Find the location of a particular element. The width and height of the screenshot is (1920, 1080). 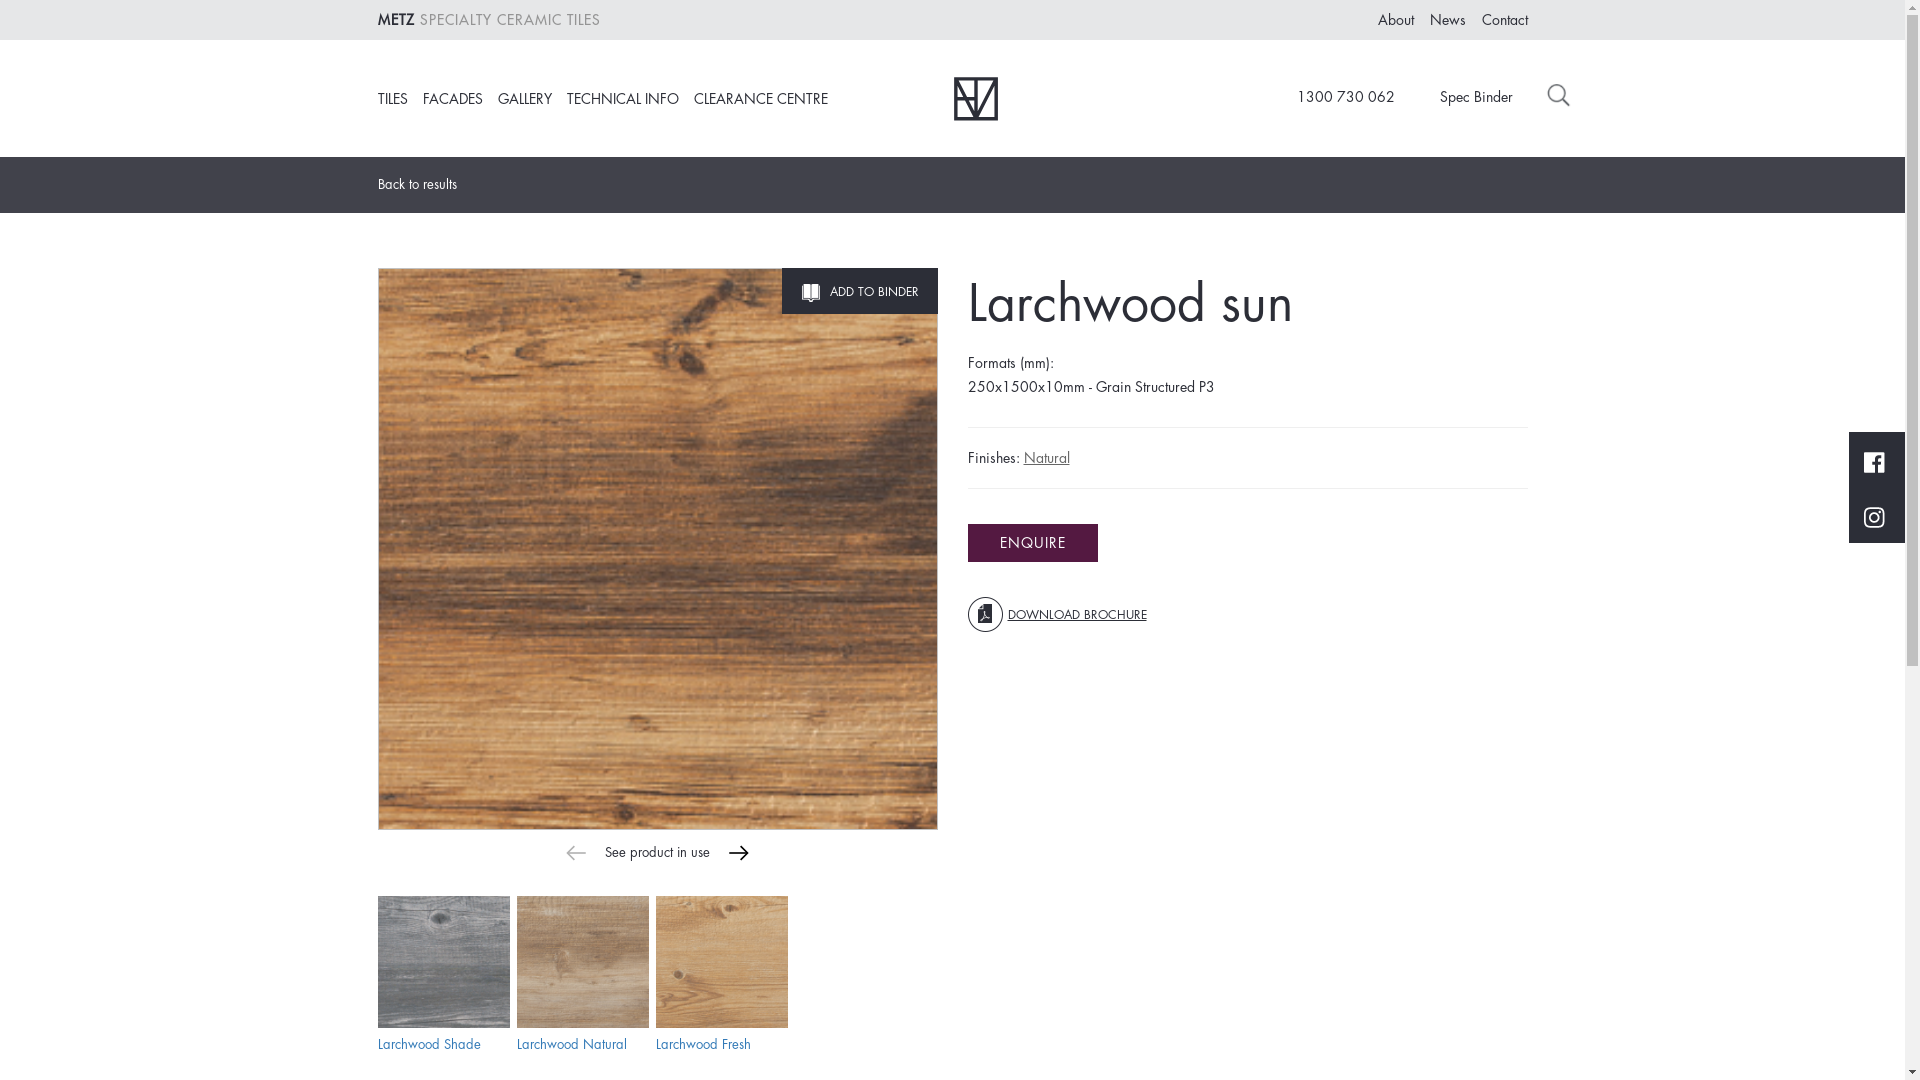

'Spec Binder' is located at coordinates (1413, 96).